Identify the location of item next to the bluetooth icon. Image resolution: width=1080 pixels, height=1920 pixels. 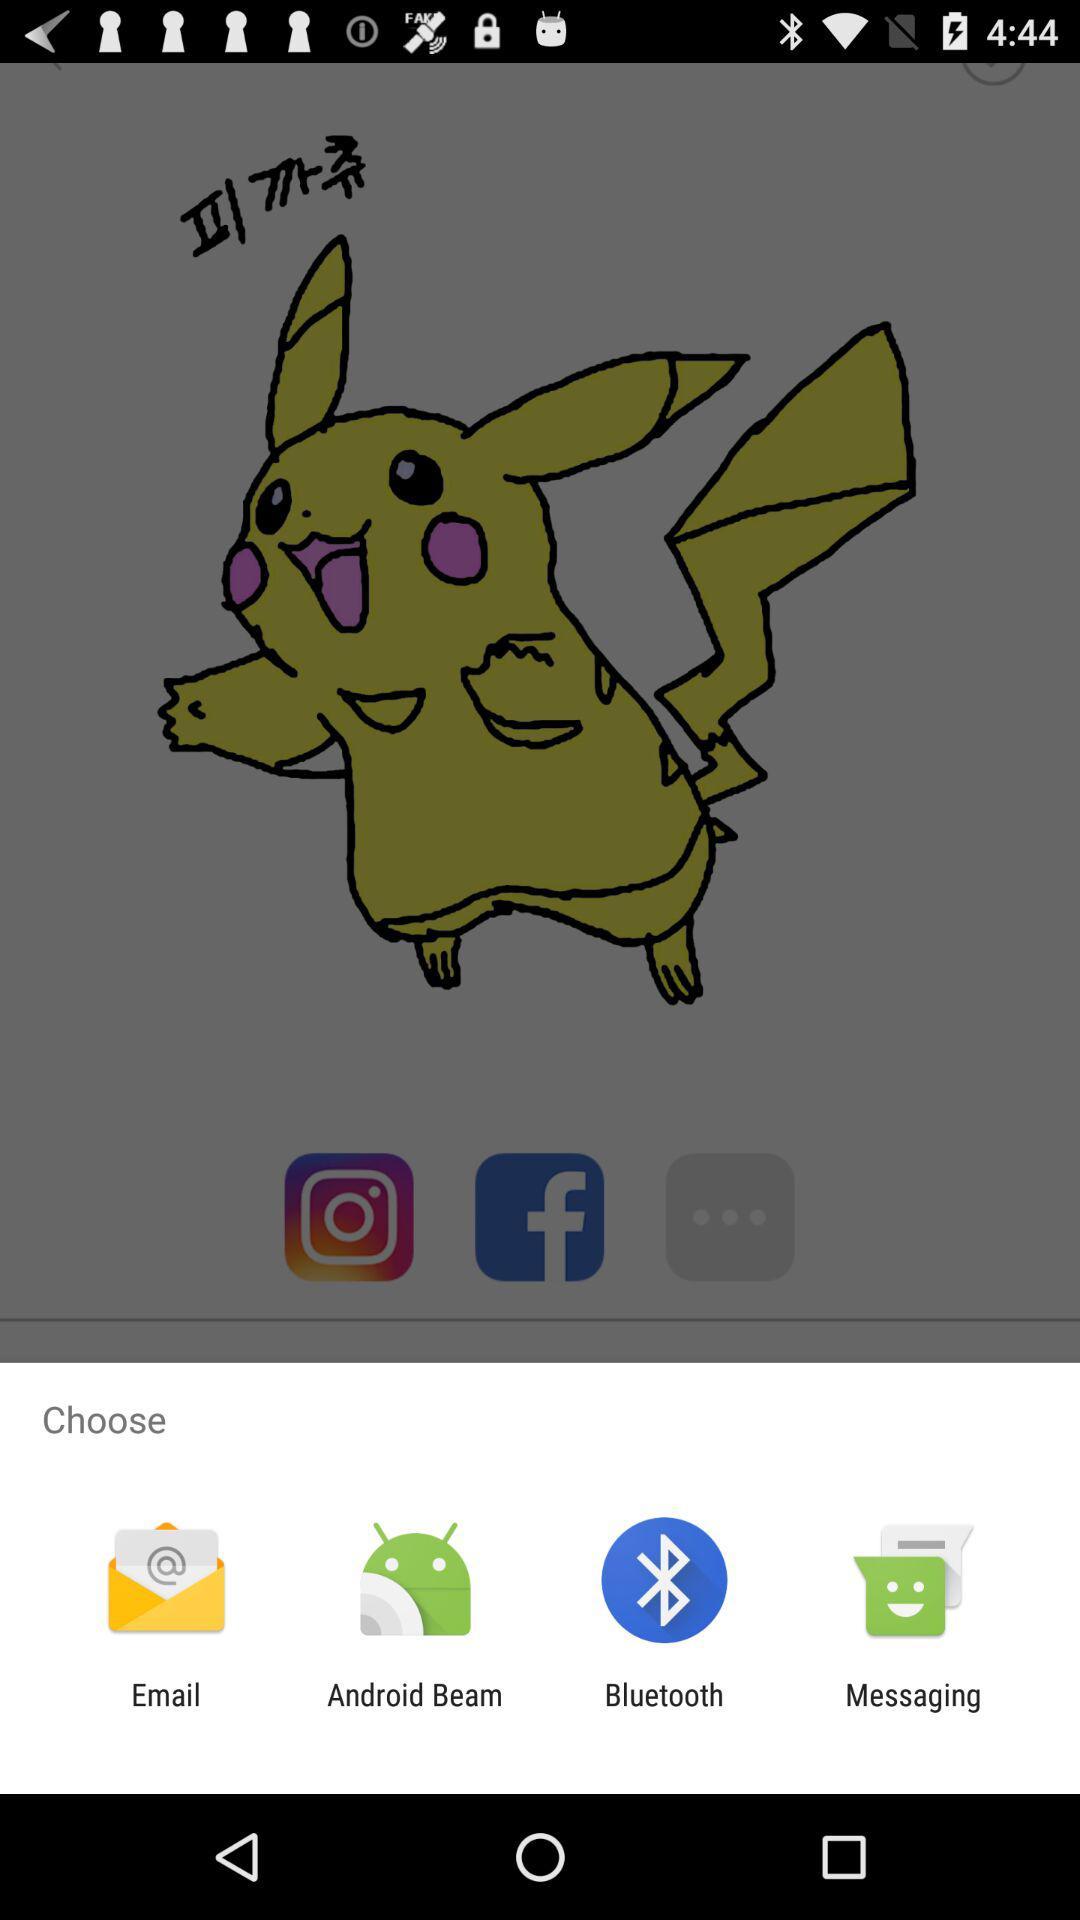
(913, 1711).